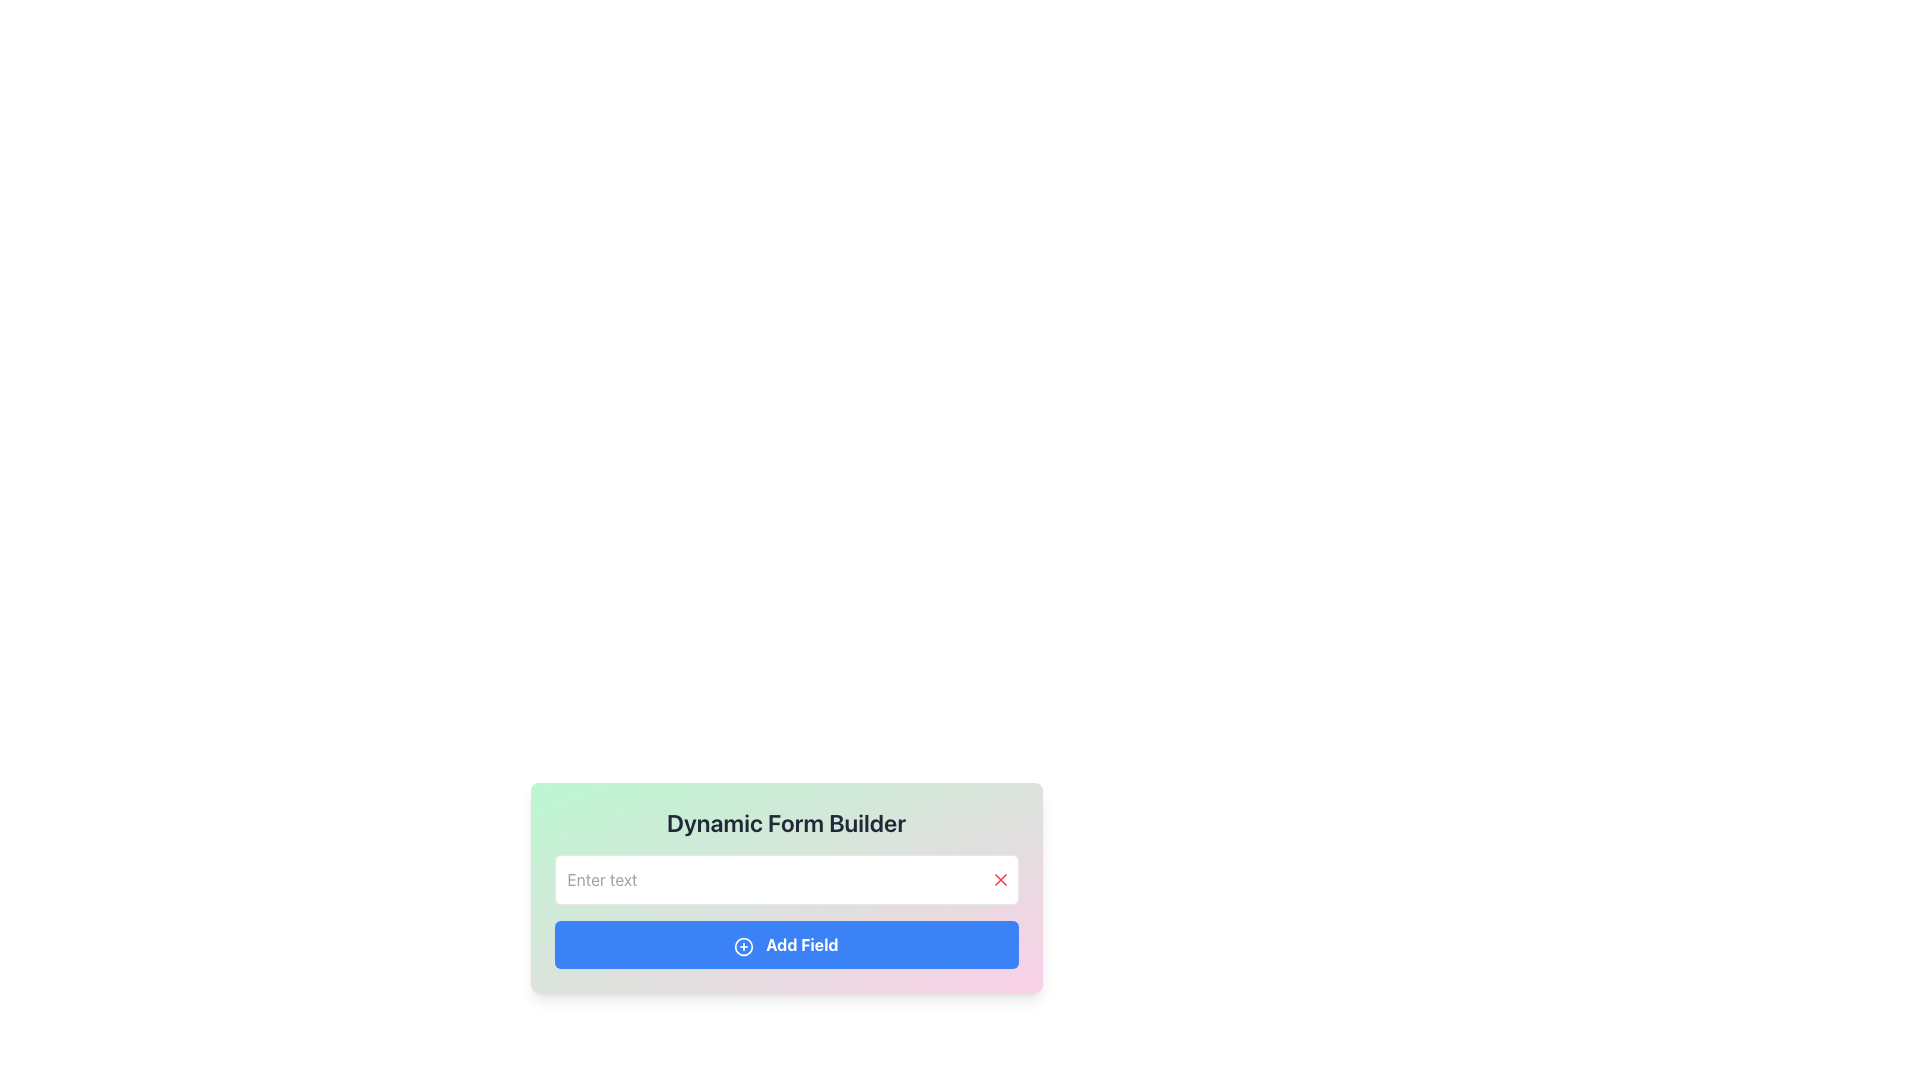 The image size is (1920, 1080). What do you see at coordinates (785, 945) in the screenshot?
I see `the button labeled 'Add Field' in the 'Dynamic Form Builder' to change its color` at bounding box center [785, 945].